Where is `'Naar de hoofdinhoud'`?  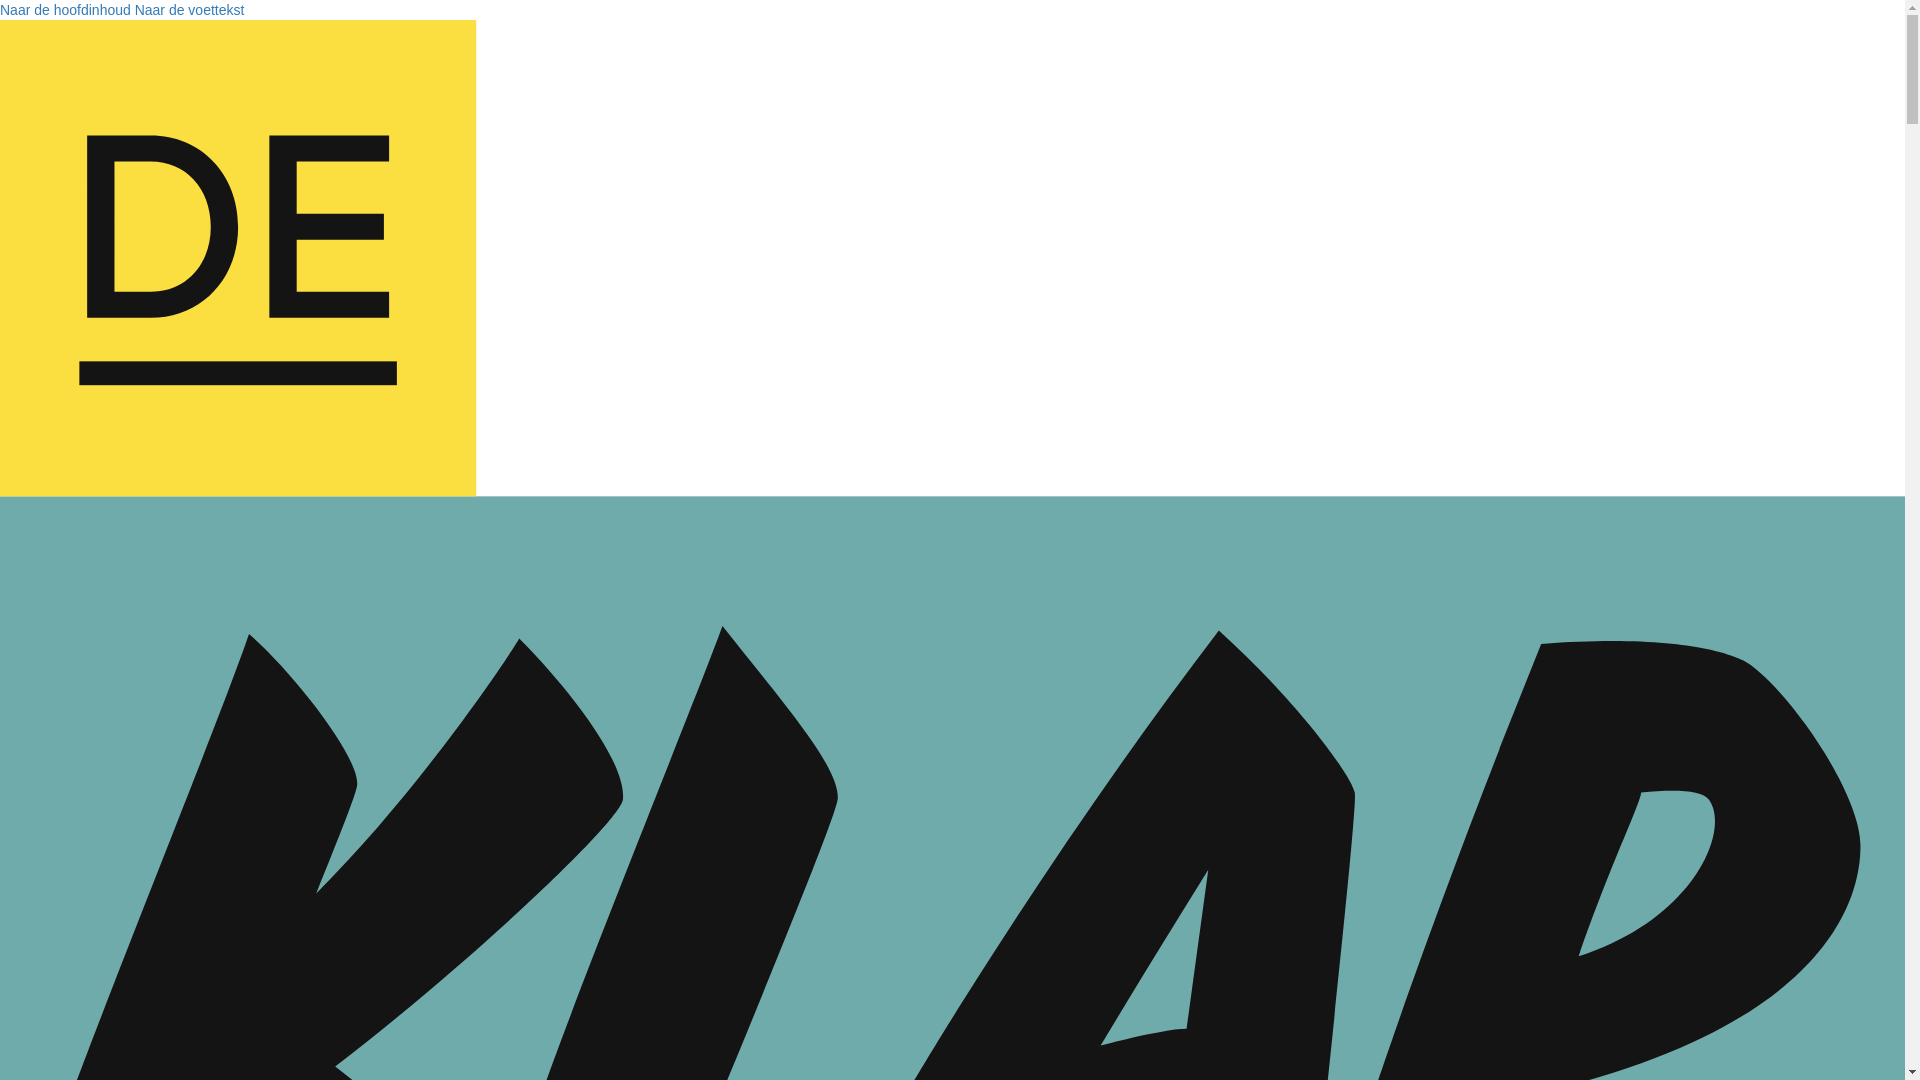
'Naar de hoofdinhoud' is located at coordinates (0, 10).